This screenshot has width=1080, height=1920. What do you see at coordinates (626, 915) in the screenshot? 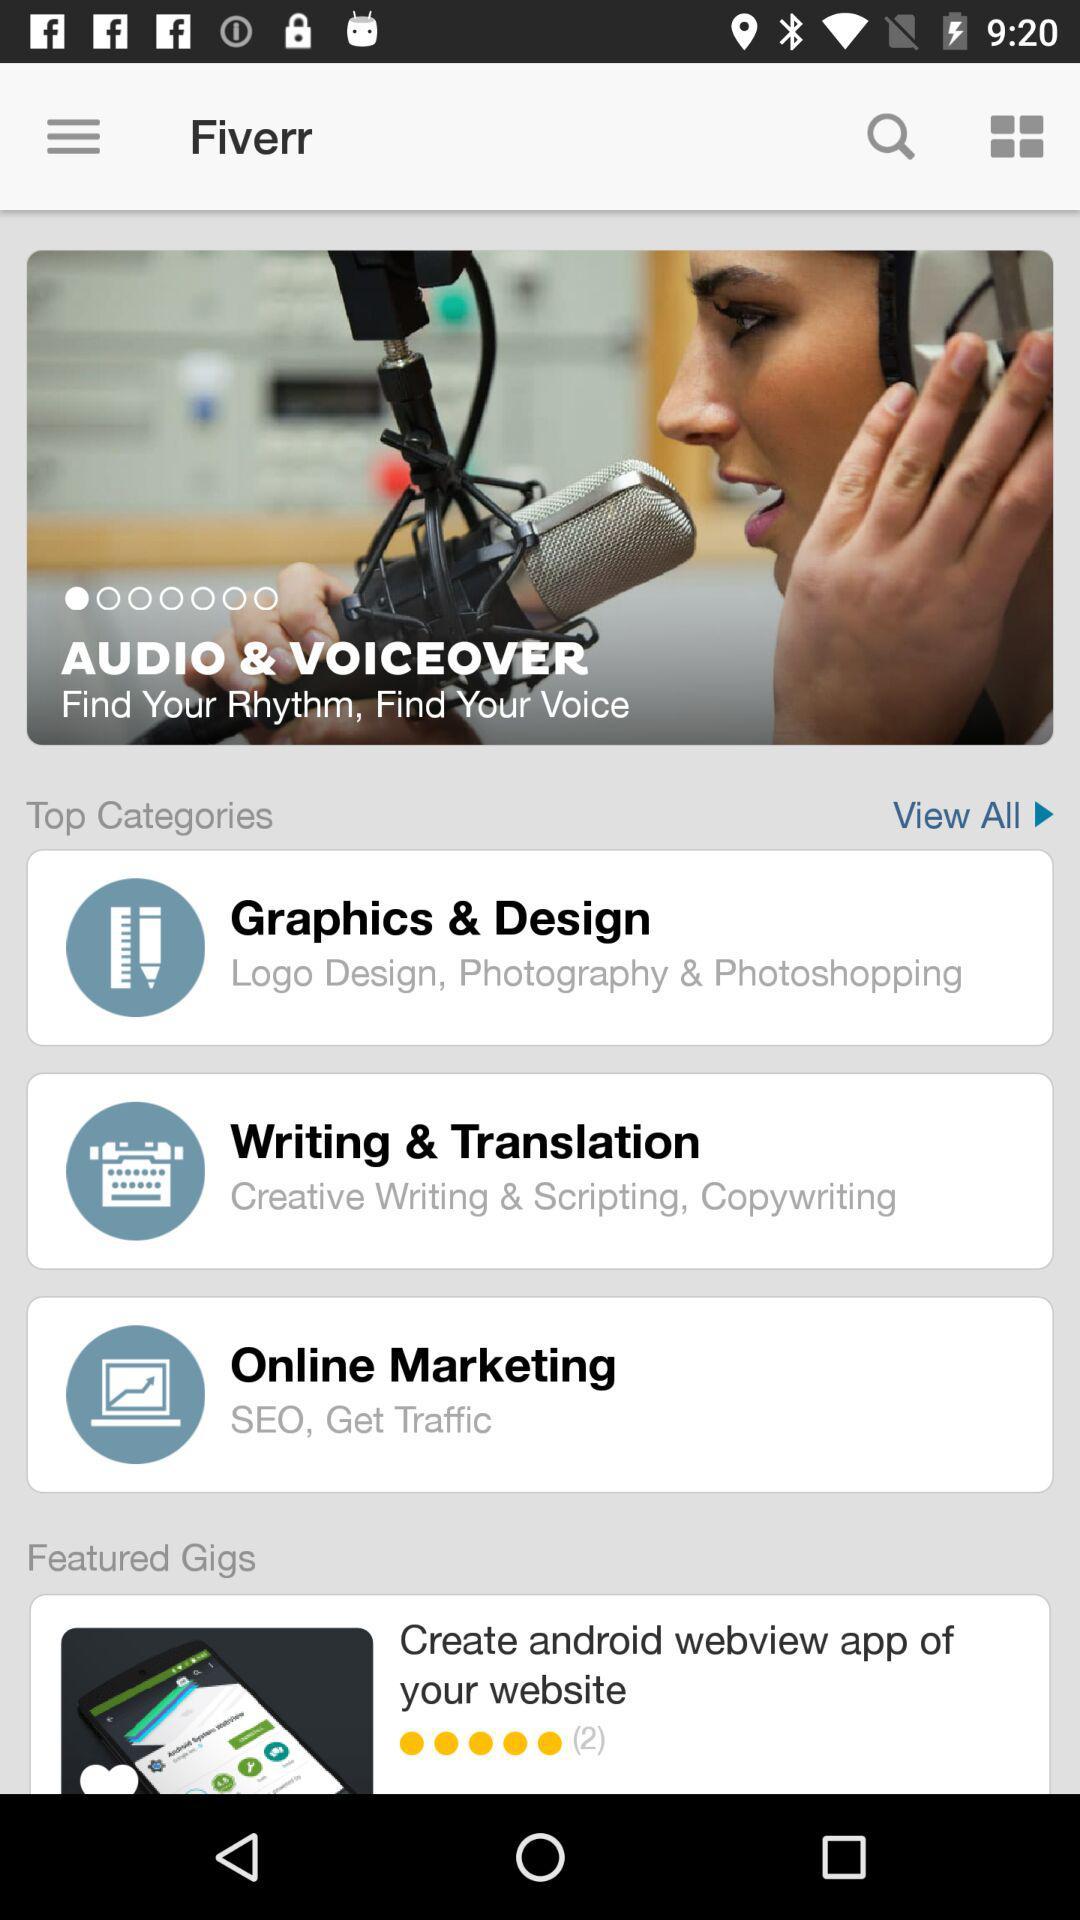
I see `icon above logo design photography item` at bounding box center [626, 915].